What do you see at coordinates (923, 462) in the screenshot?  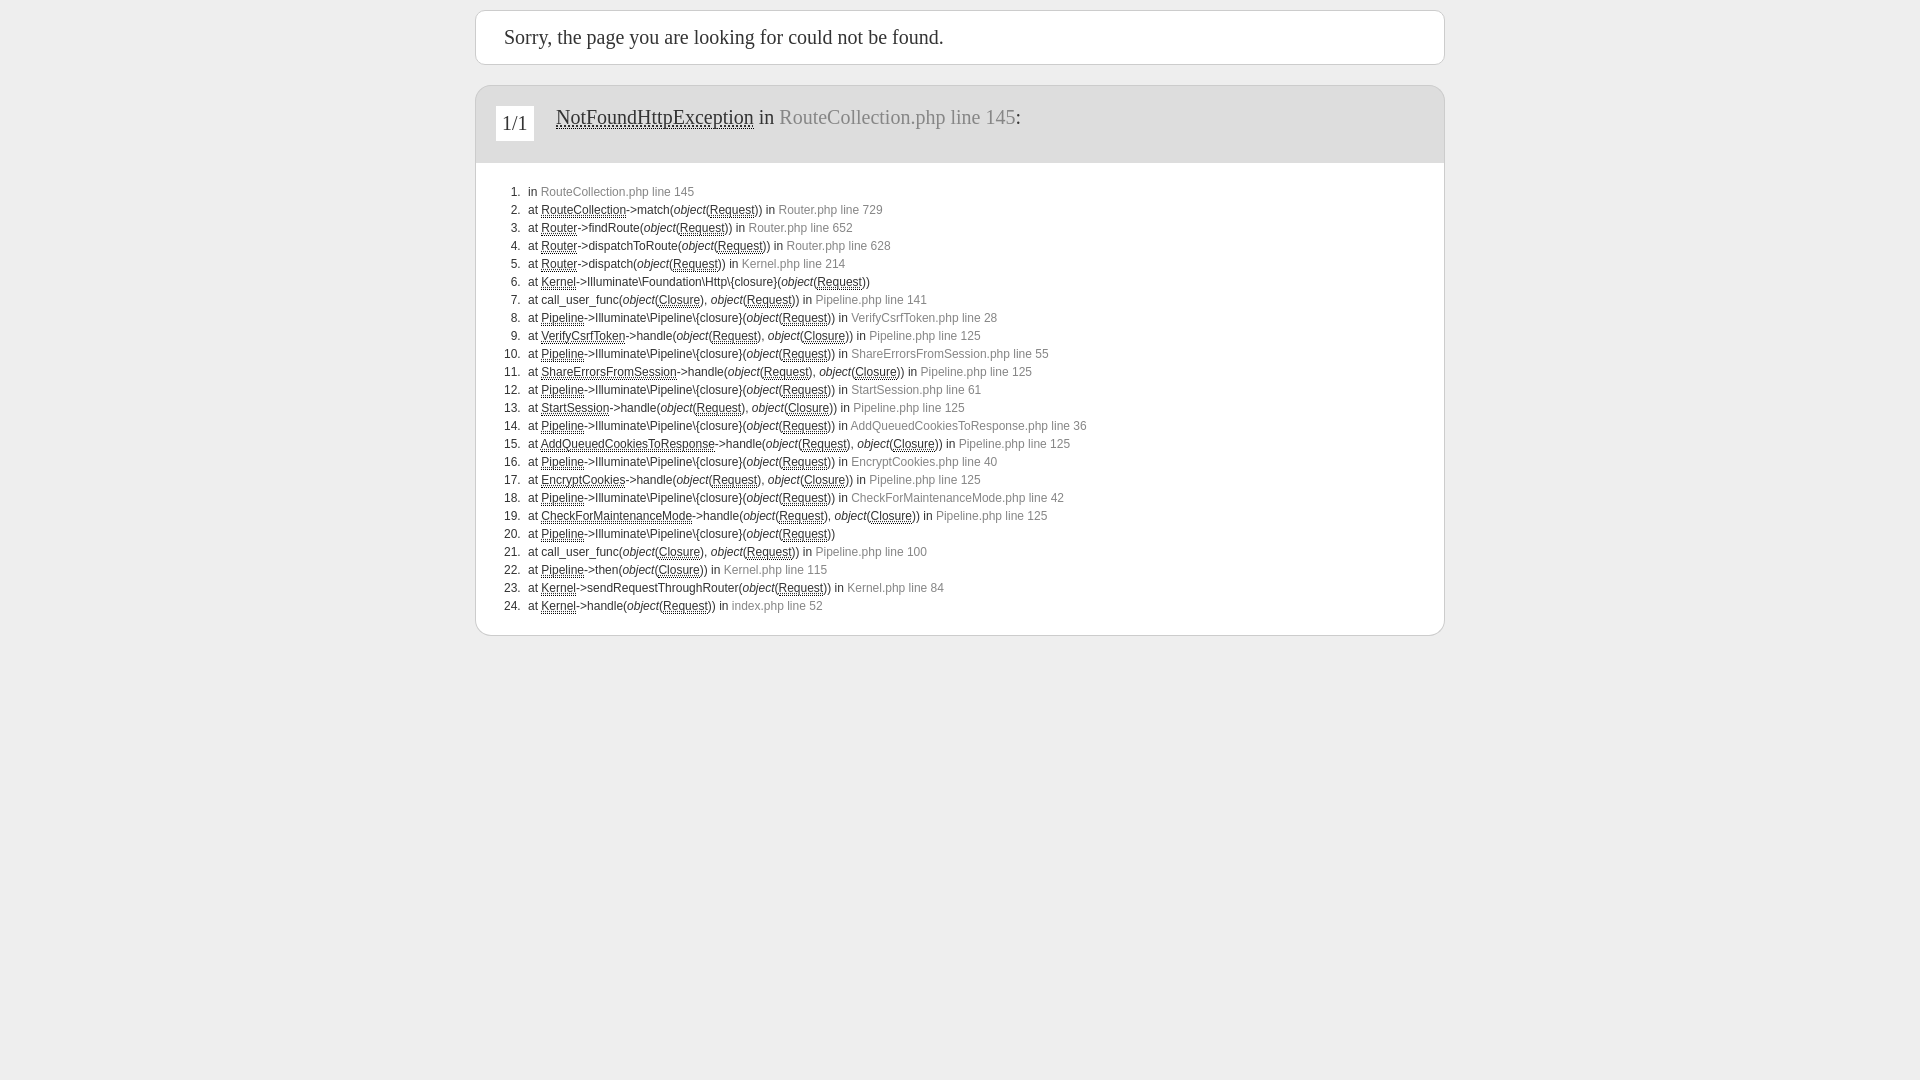 I see `'EncryptCookies.php line 40'` at bounding box center [923, 462].